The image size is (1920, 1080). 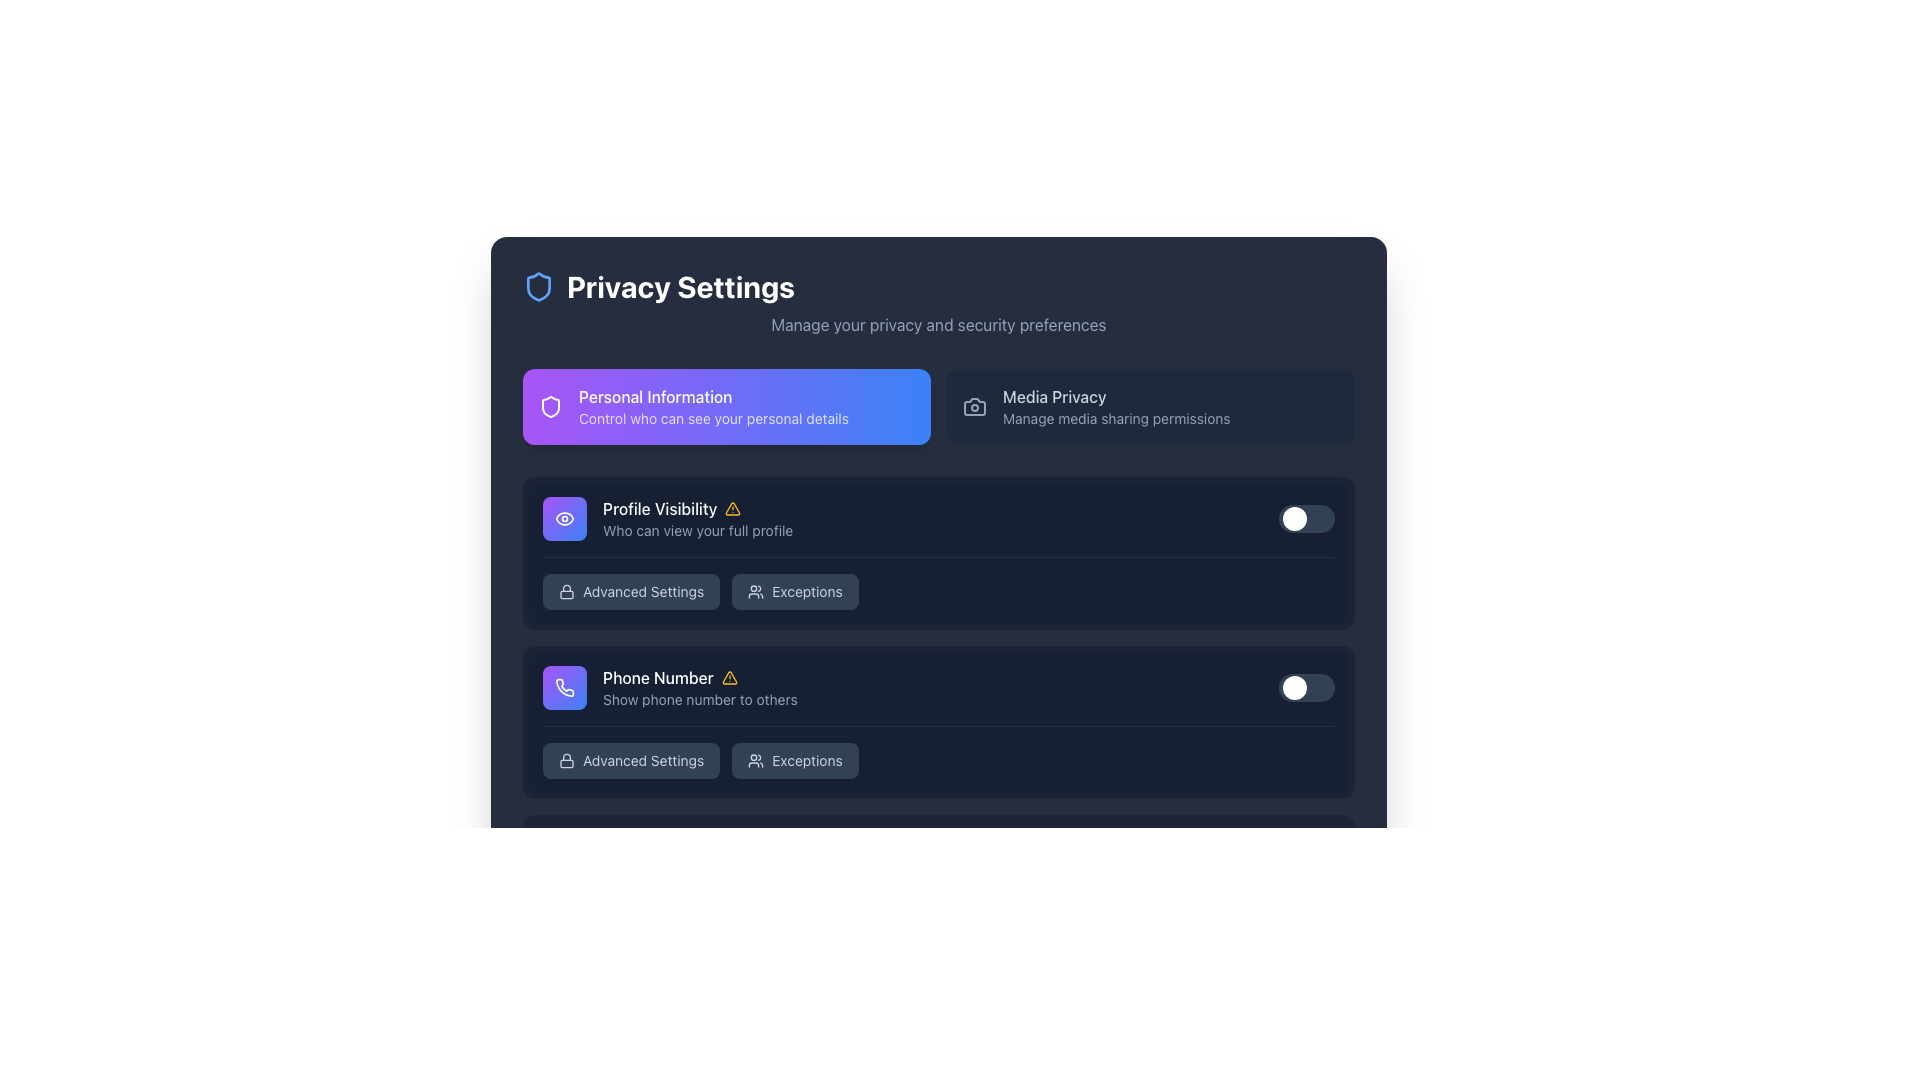 What do you see at coordinates (564, 1025) in the screenshot?
I see `the map pin icon located at the bottom center of the interface, which is part of the privacy-related settings section` at bounding box center [564, 1025].